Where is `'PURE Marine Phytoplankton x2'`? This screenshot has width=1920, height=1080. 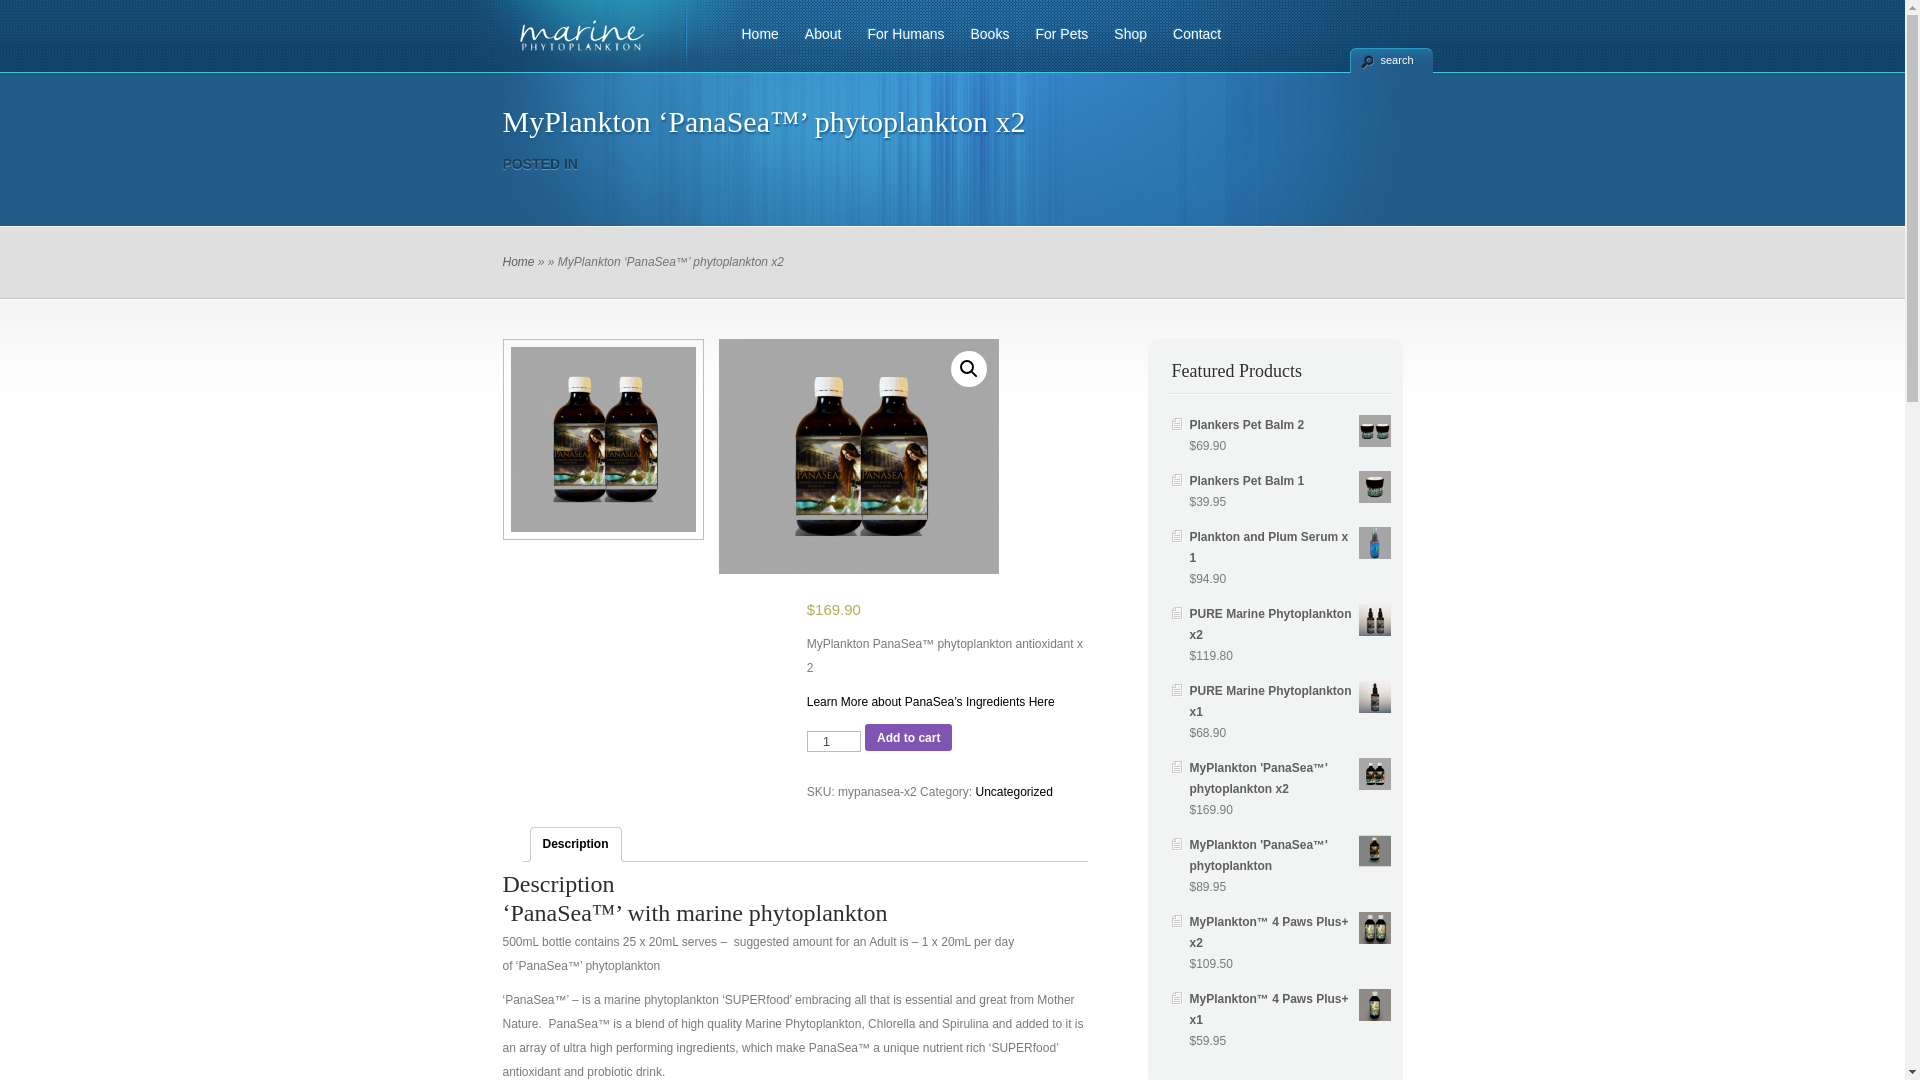
'PURE Marine Phytoplankton x2' is located at coordinates (1290, 623).